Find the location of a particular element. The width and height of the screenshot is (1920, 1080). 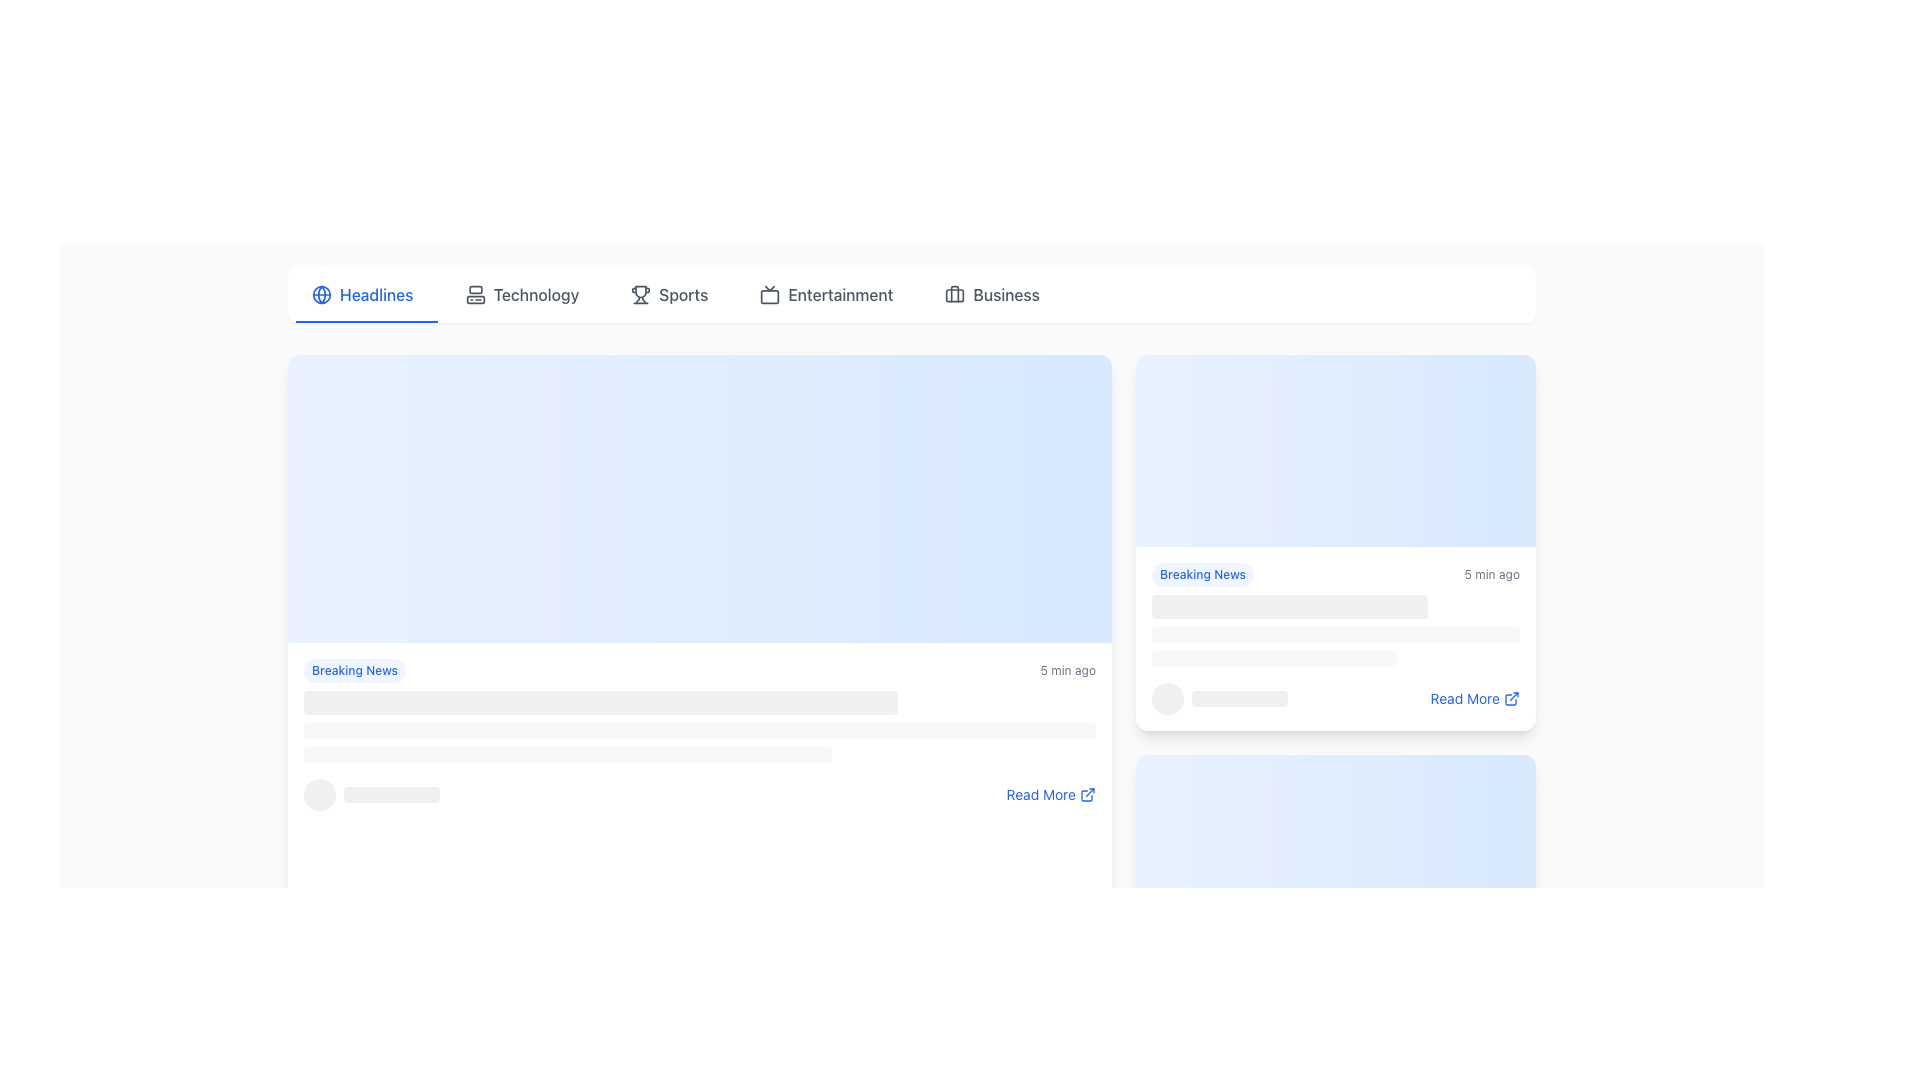

the loading placeholder circle, which is a circular element with a light gray background located within a card layout on the right column near the bottom of the news feed area is located at coordinates (1167, 697).